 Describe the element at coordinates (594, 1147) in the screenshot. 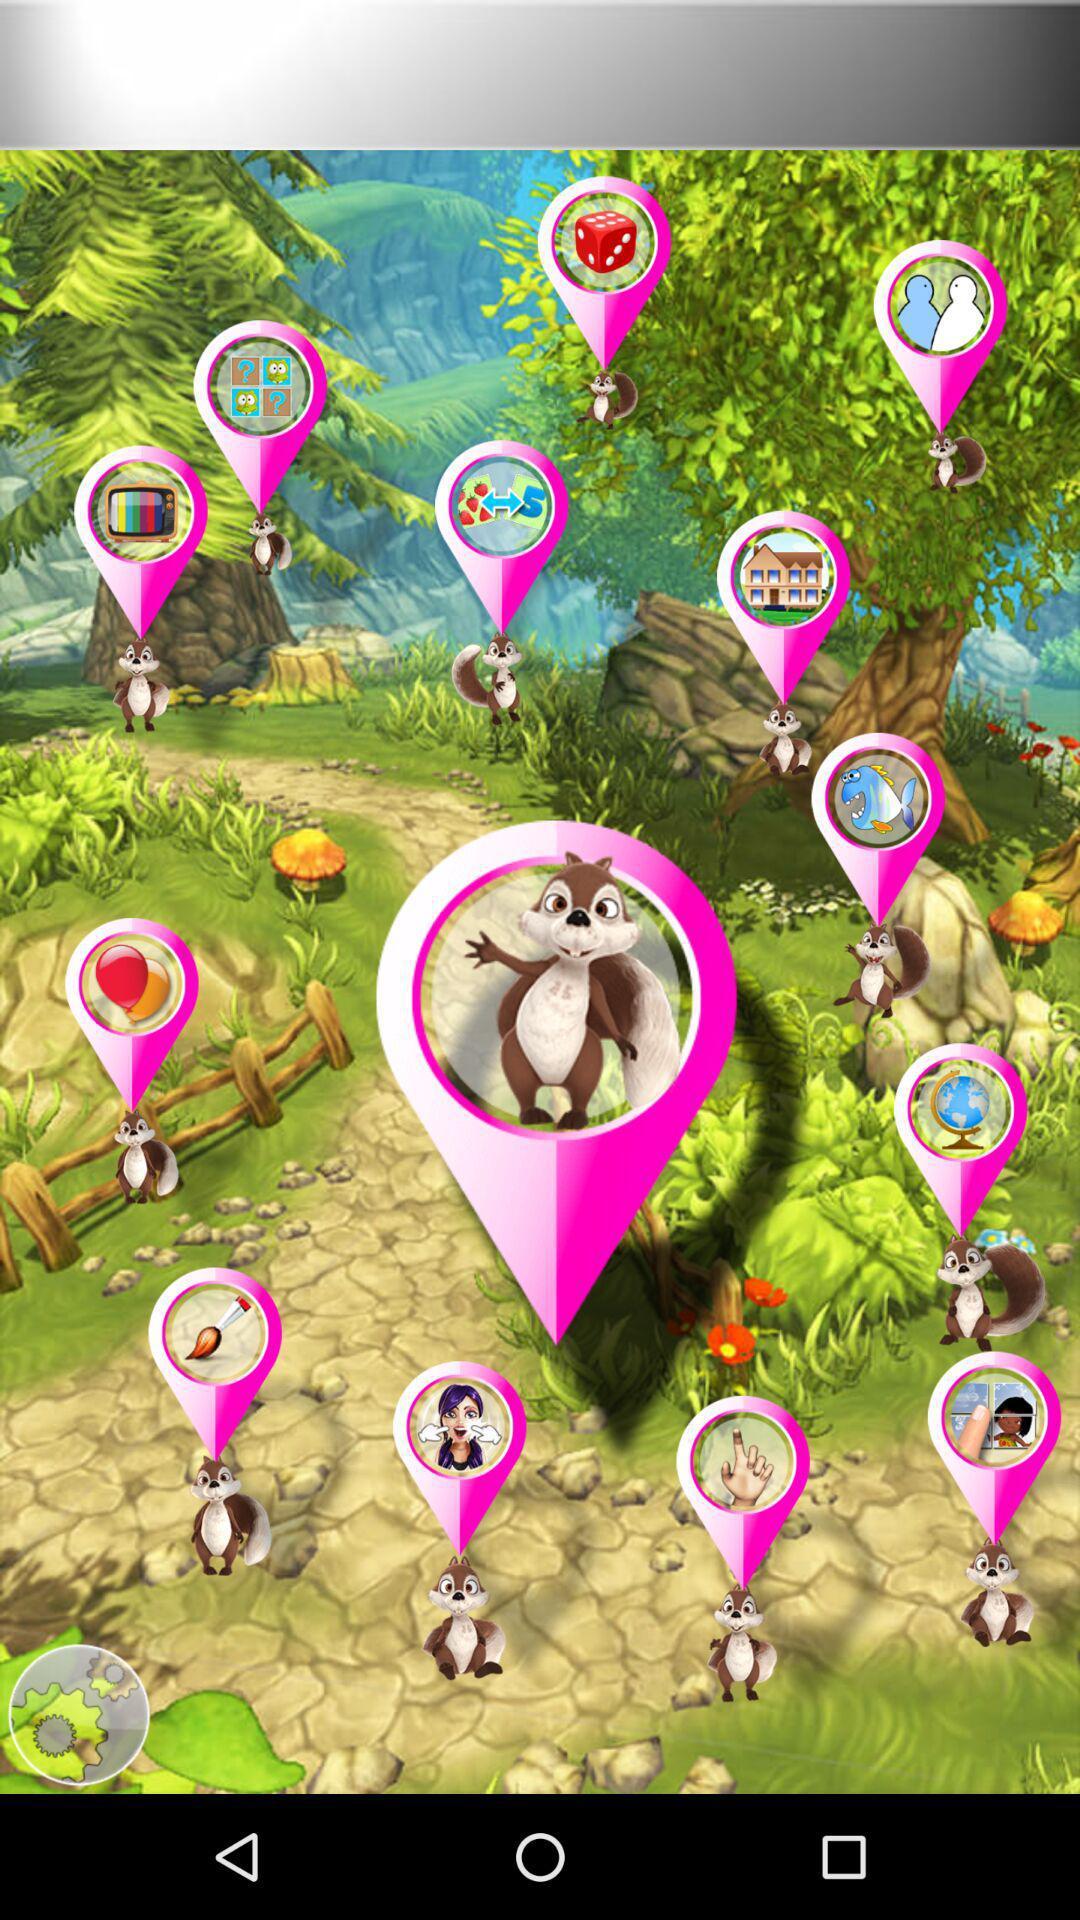

I see `interact with james` at that location.